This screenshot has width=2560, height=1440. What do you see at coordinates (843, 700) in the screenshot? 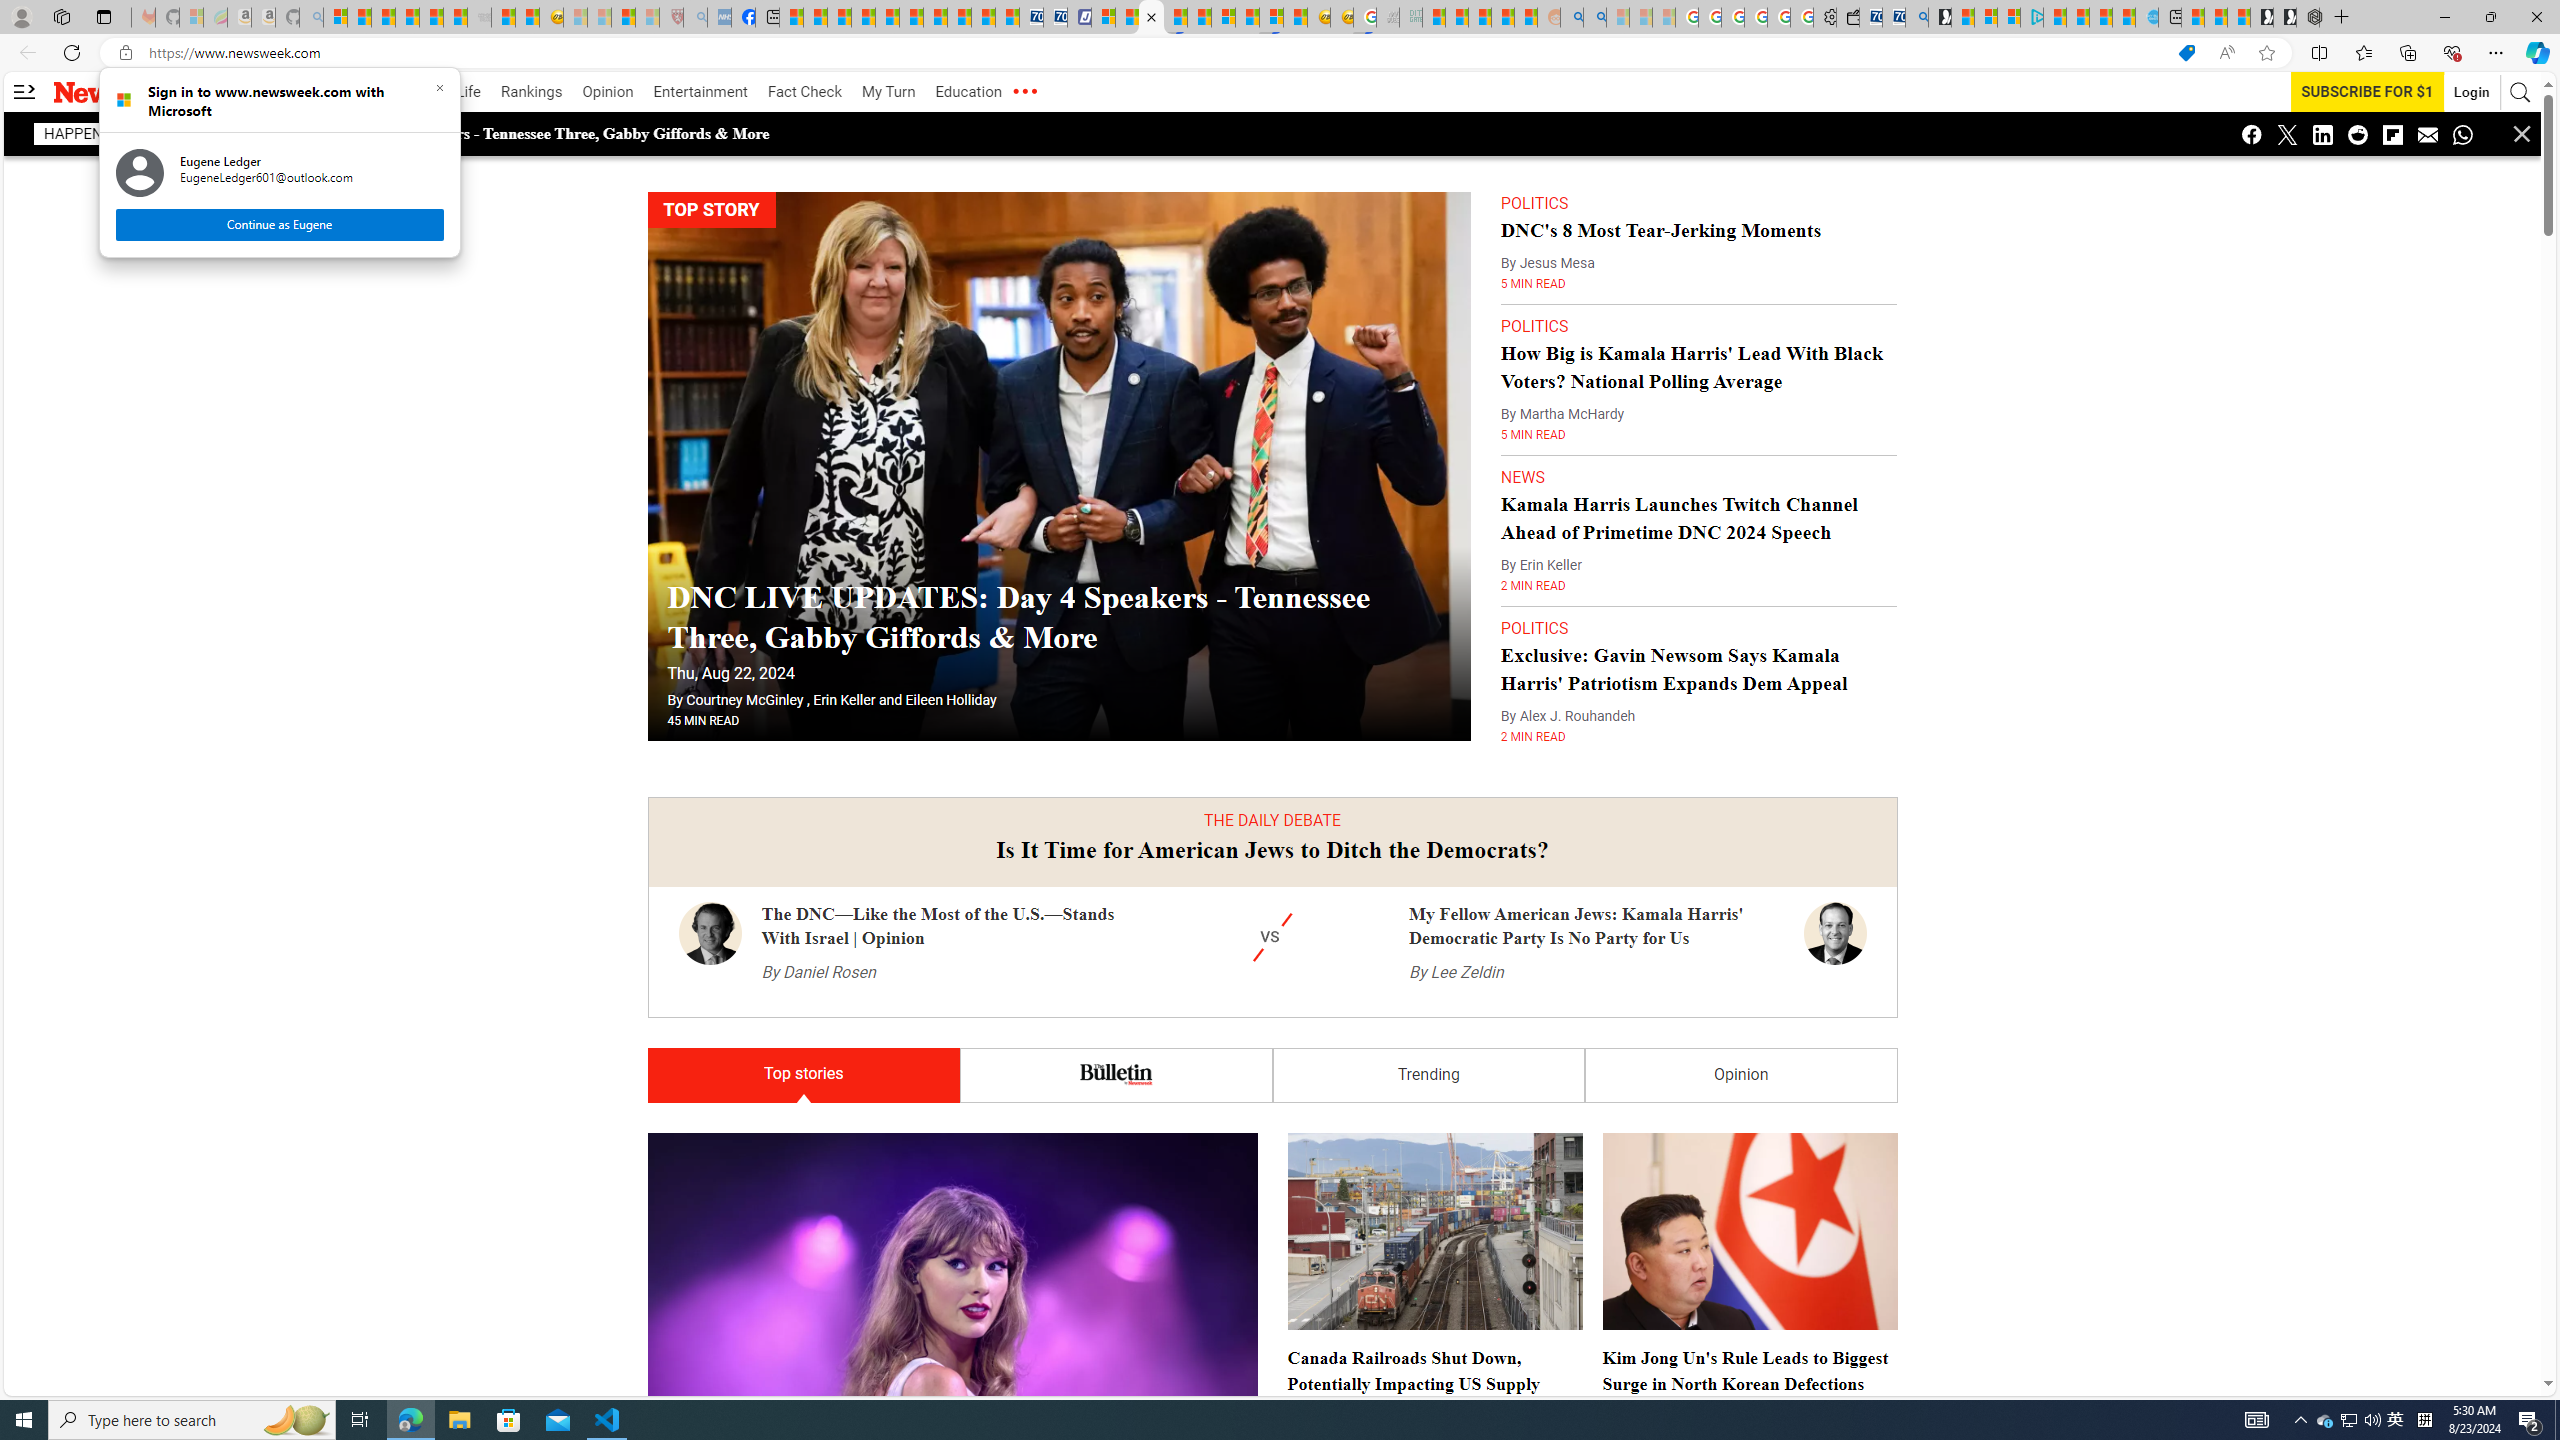
I see `'Erin Keller'` at bounding box center [843, 700].